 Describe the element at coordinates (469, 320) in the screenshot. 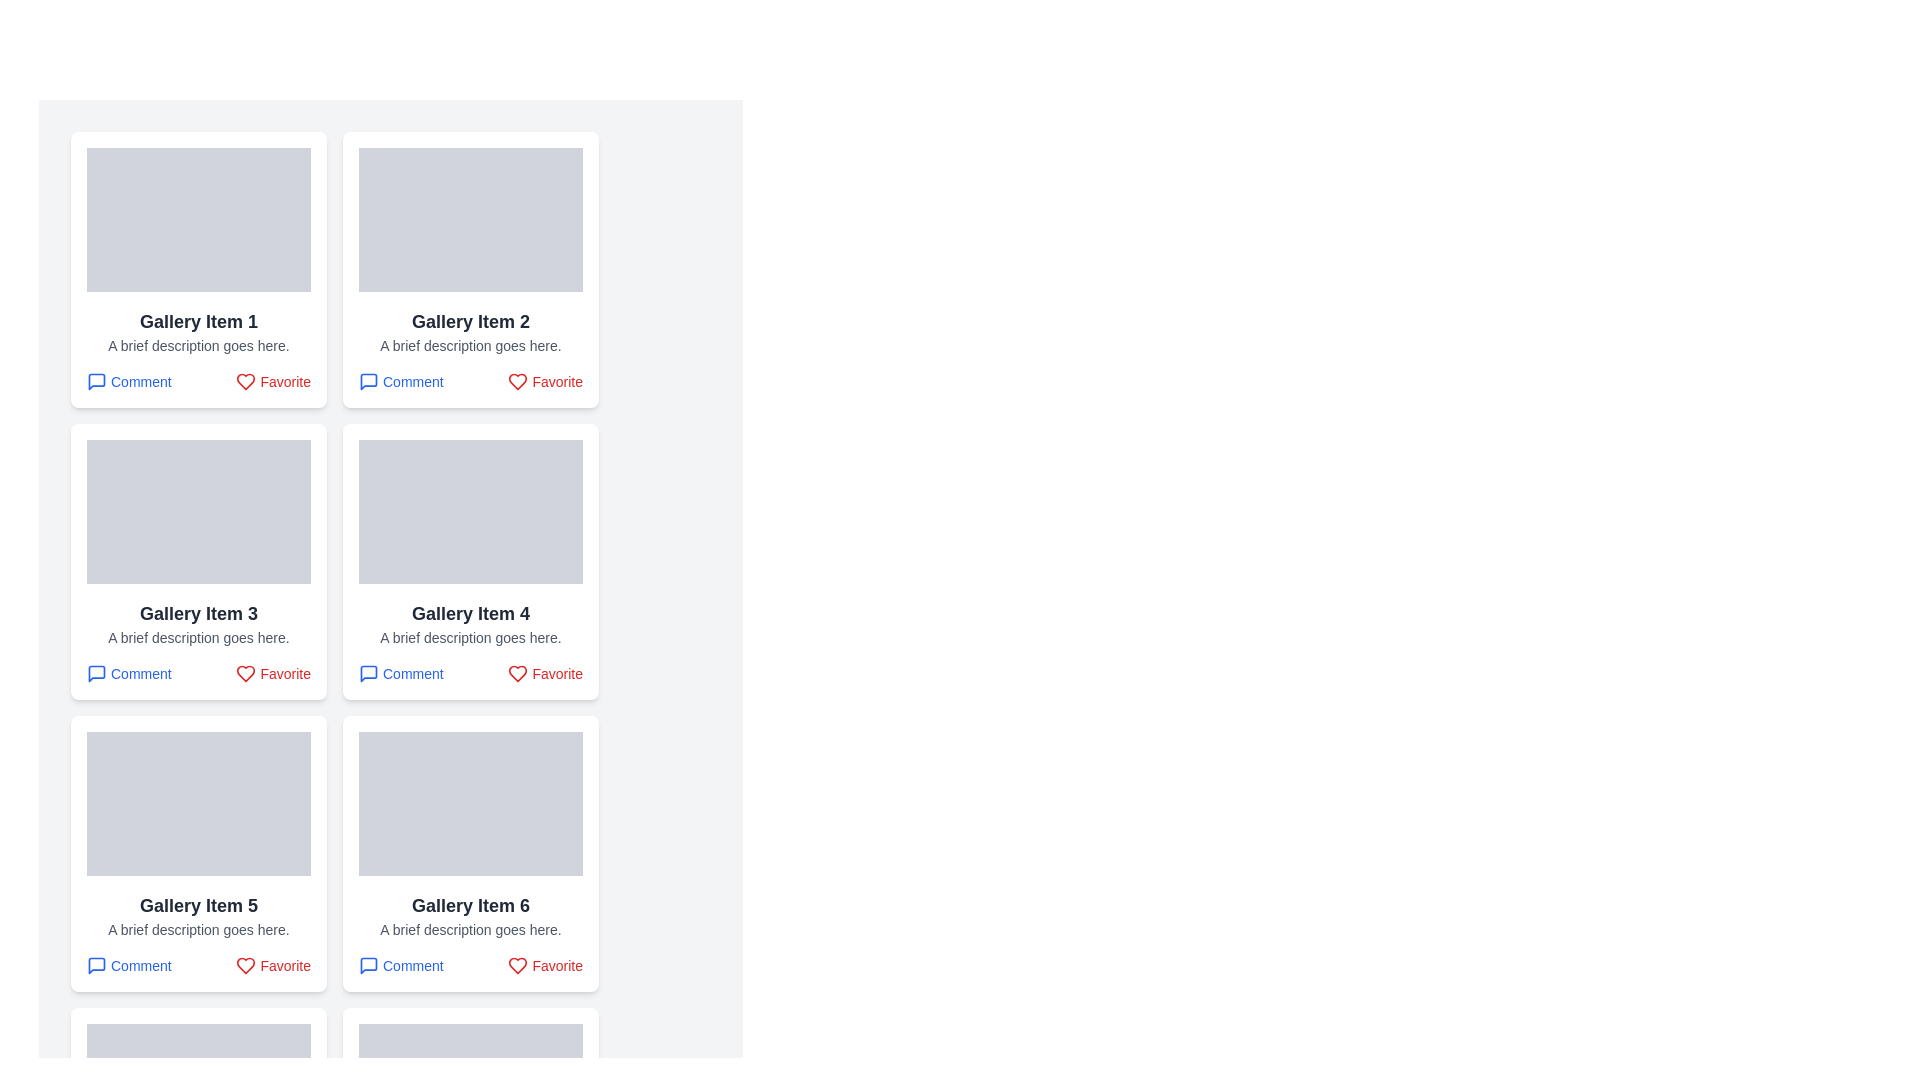

I see `the title text located in the second card of the first row in the grid layout, which is positioned below a gray rectangular placeholder image` at that location.